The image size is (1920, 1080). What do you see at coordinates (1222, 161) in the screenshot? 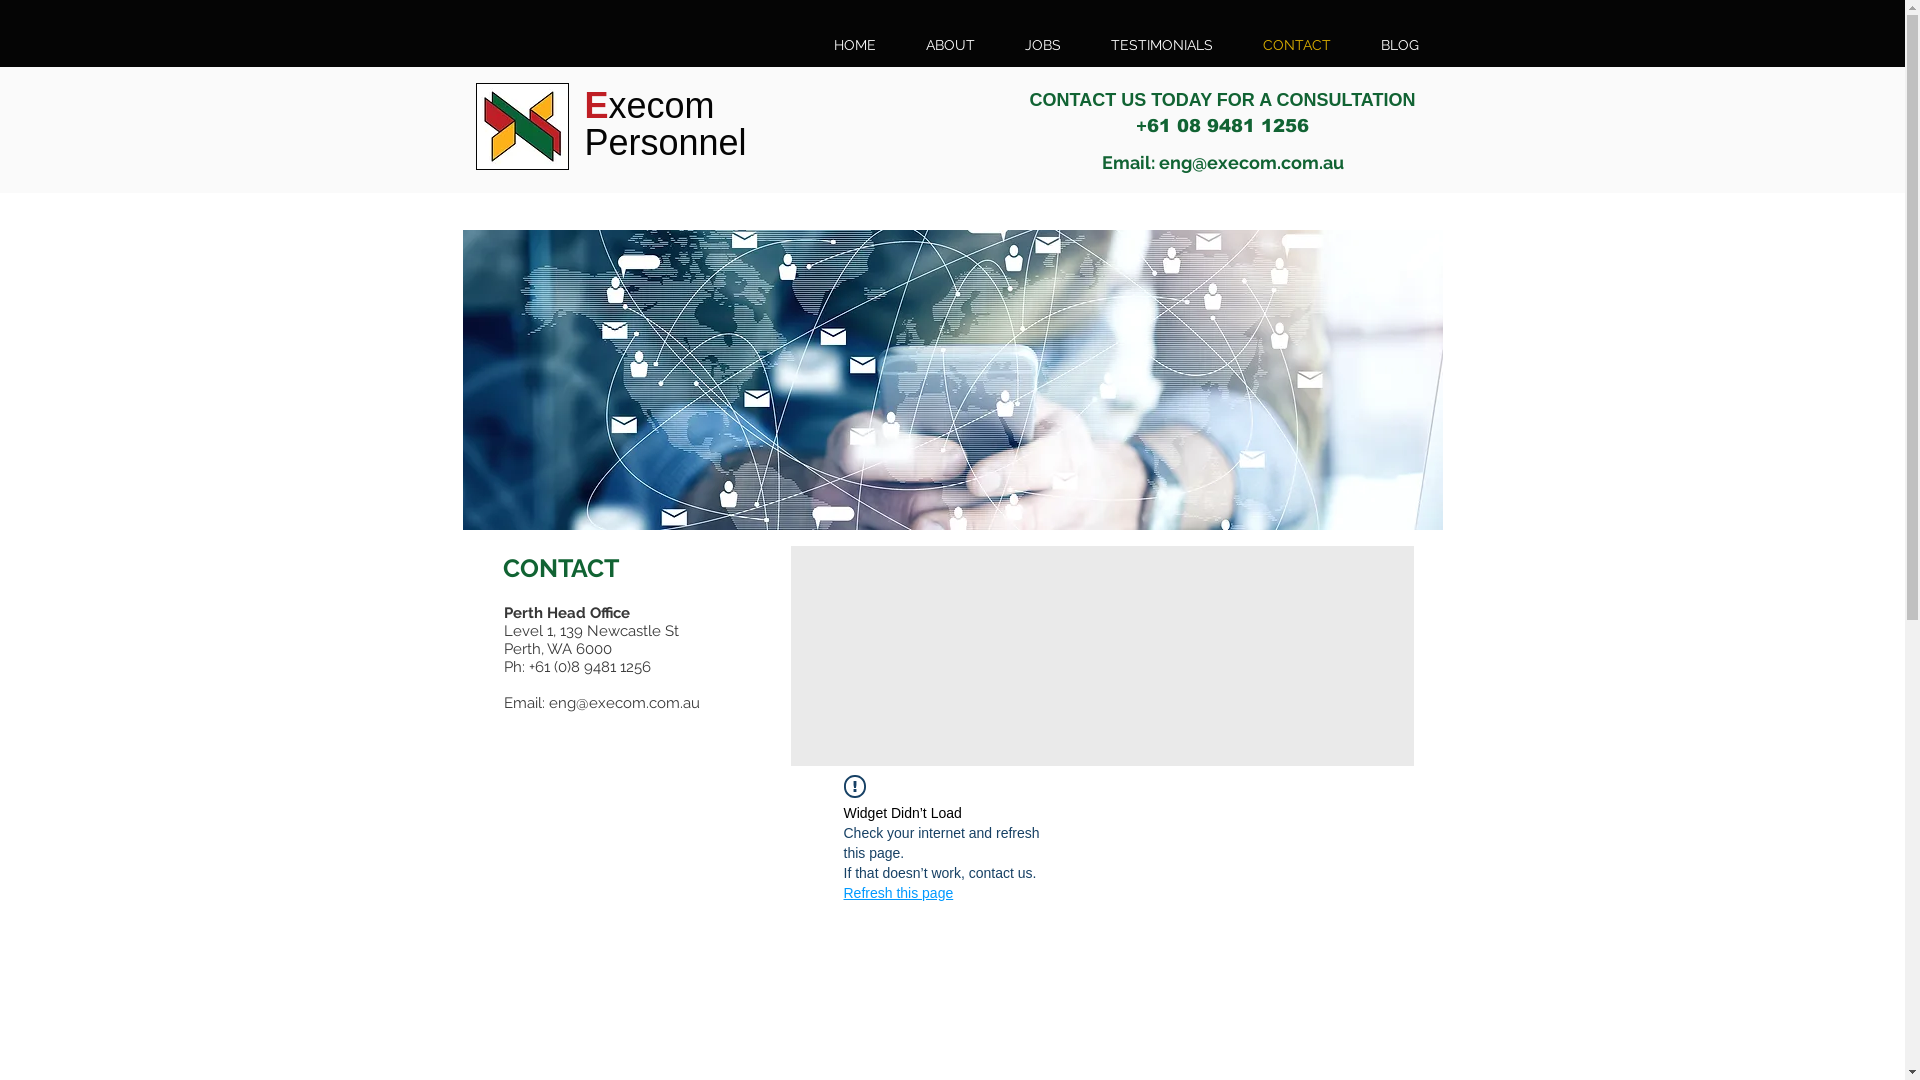
I see `'Email: eng@execom.com.au'` at bounding box center [1222, 161].